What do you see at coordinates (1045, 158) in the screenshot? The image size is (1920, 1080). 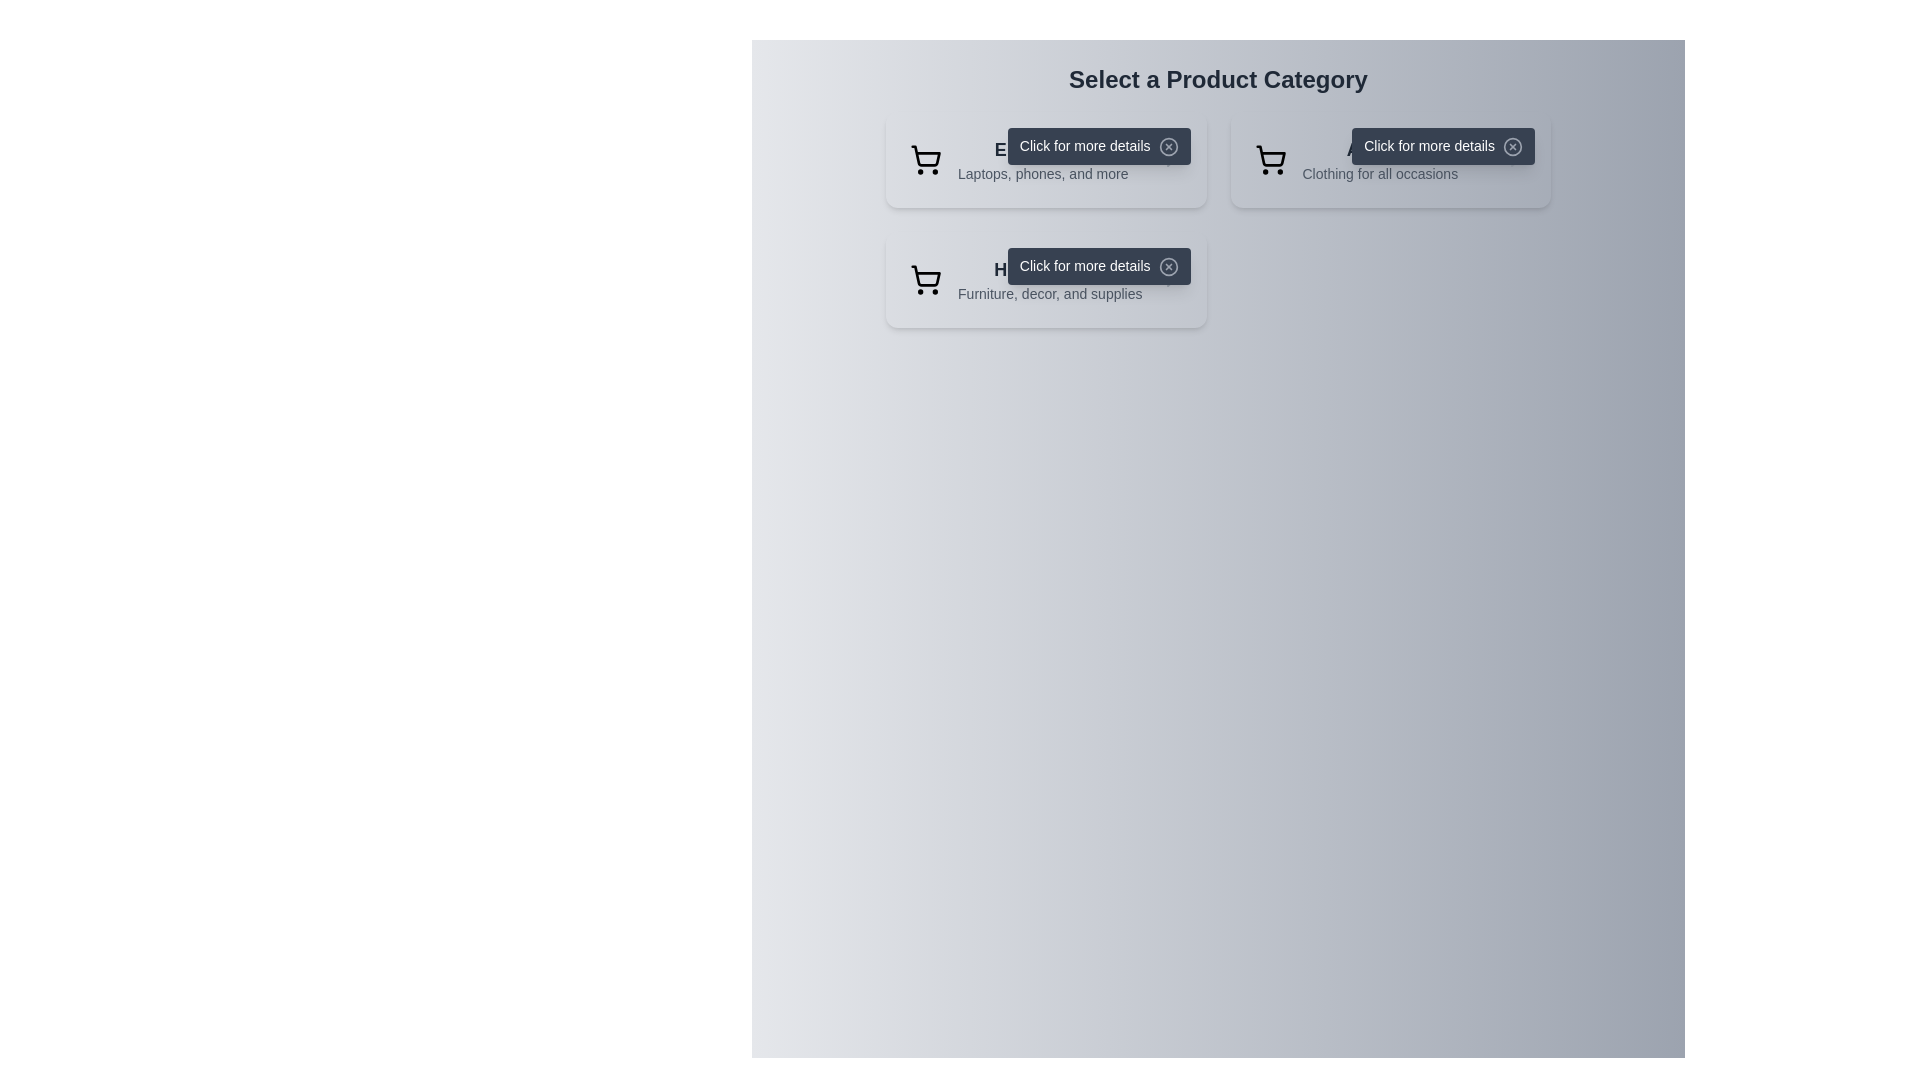 I see `displayed texts on the 'Electronics' category card, which is the first card in a grid layout` at bounding box center [1045, 158].